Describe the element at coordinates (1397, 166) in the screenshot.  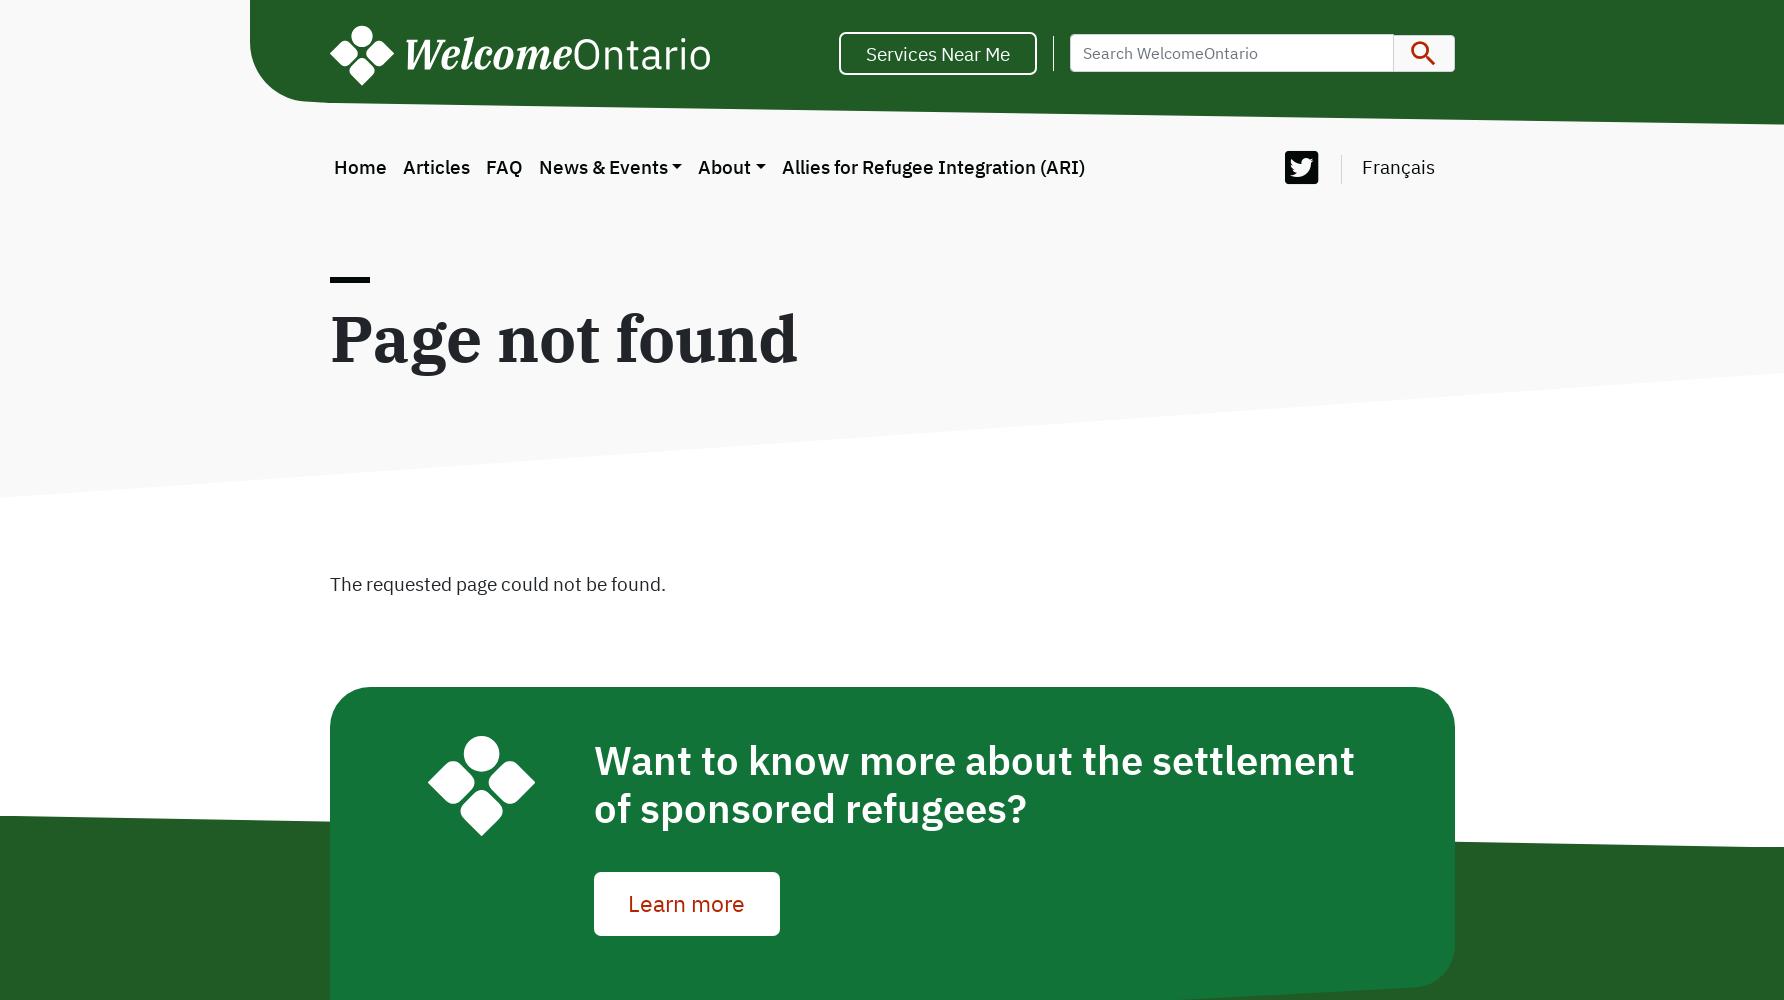
I see `'Français'` at that location.